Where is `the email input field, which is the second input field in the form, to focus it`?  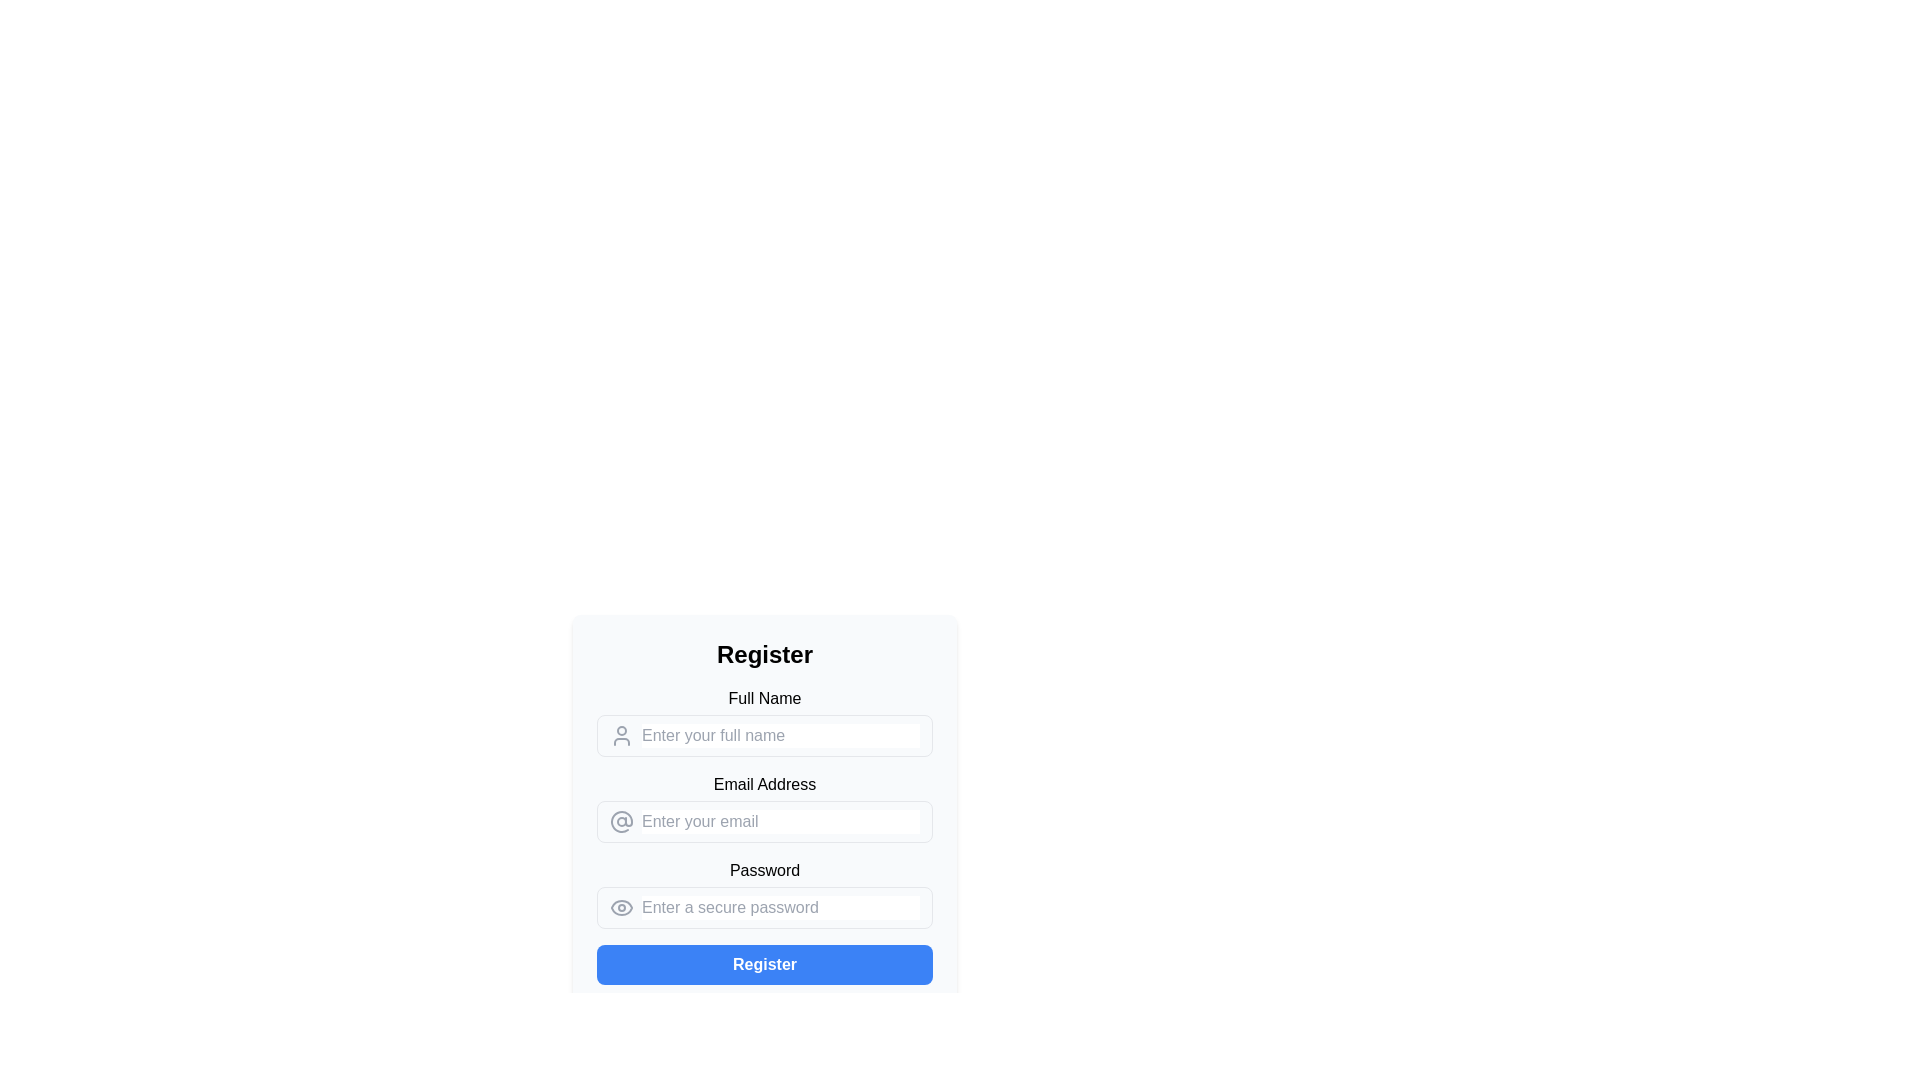 the email input field, which is the second input field in the form, to focus it is located at coordinates (763, 812).